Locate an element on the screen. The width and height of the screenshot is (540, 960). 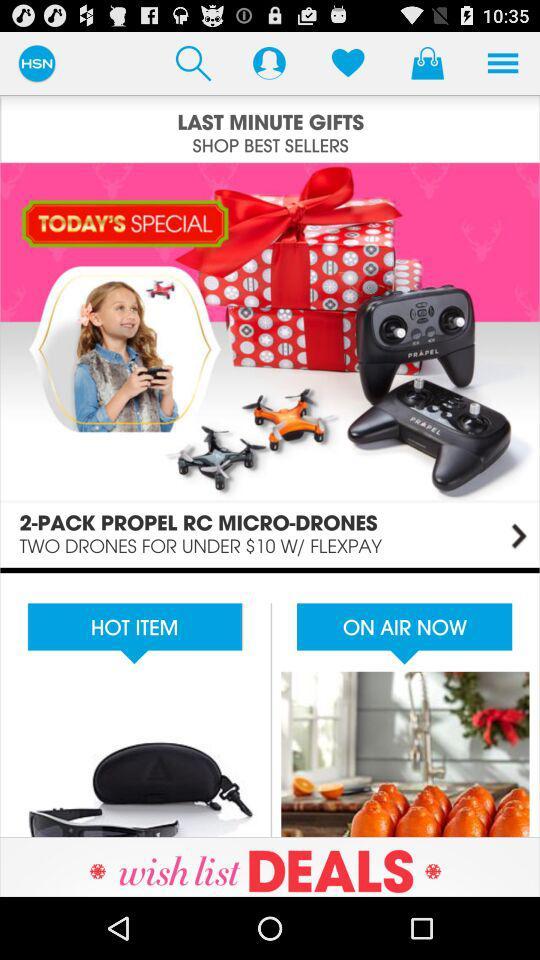
enlarges image is located at coordinates (270, 363).